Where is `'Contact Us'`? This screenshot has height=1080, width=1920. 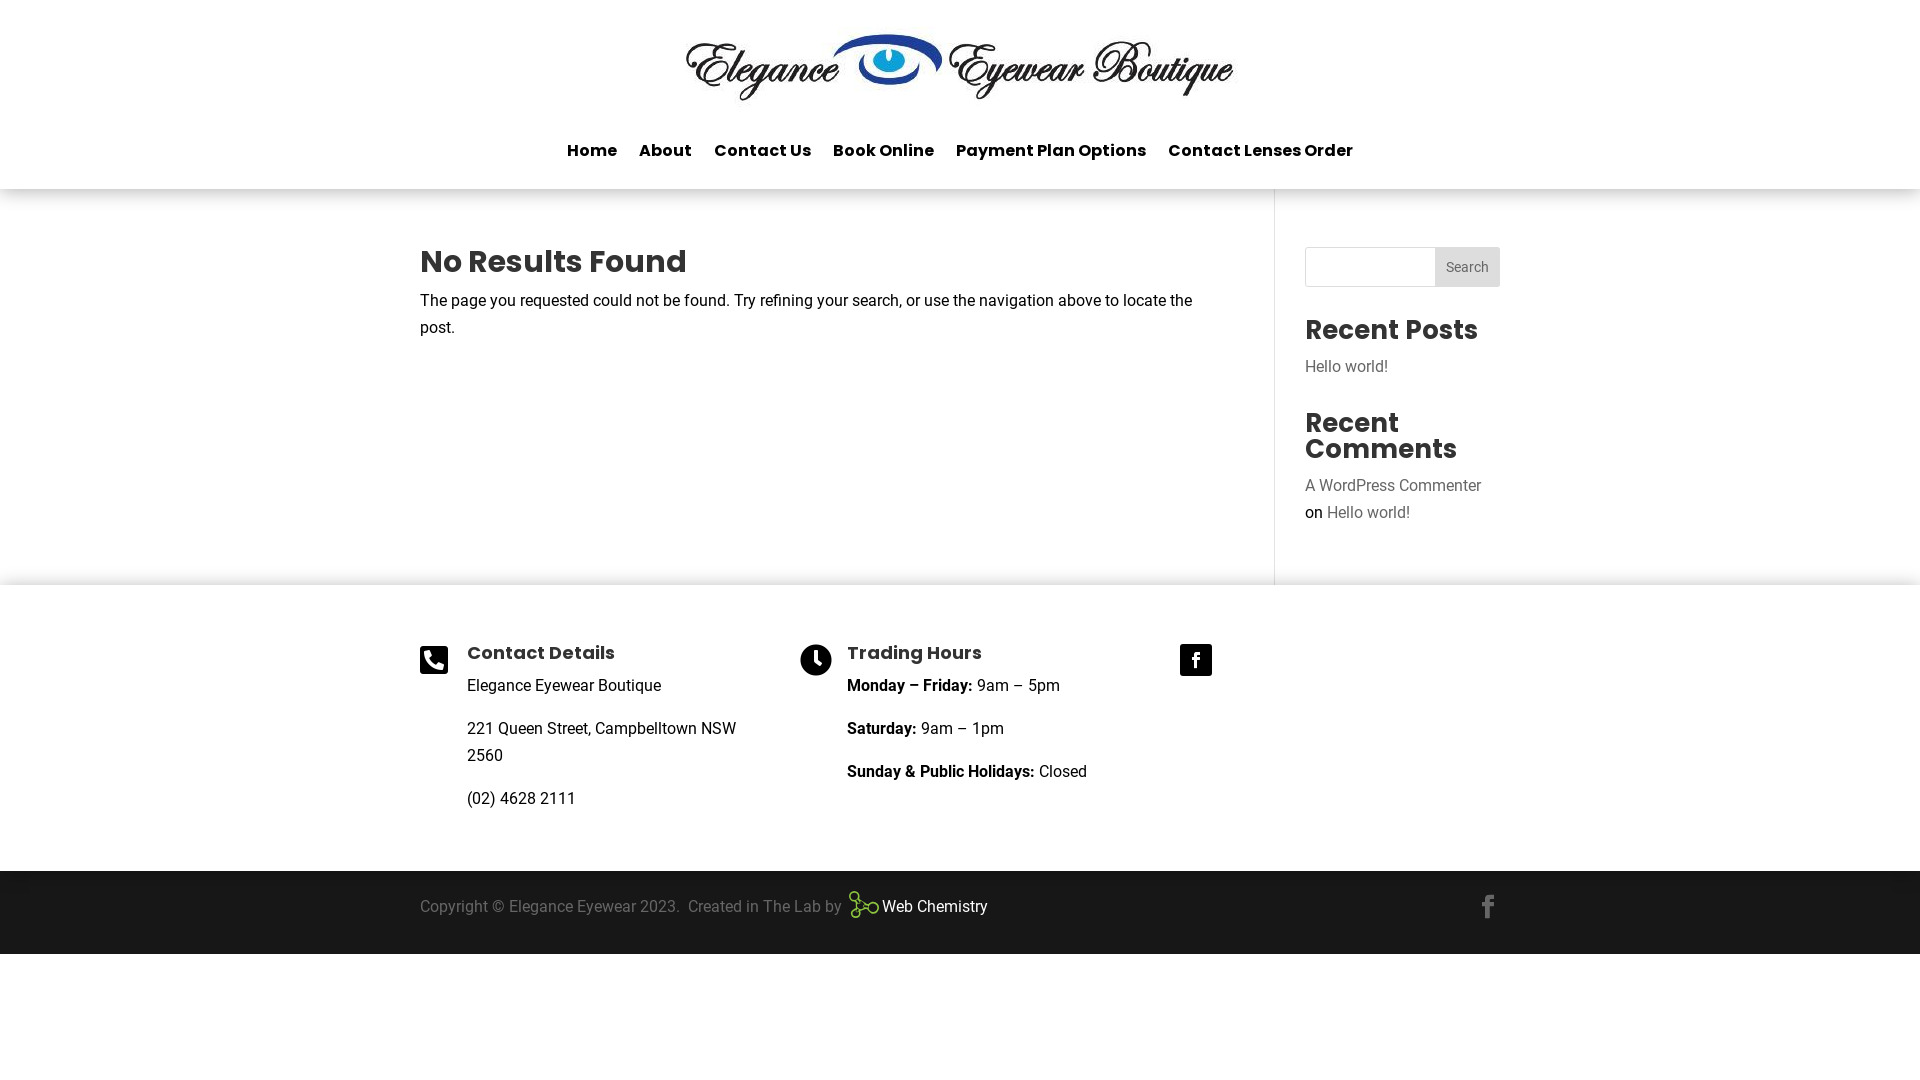 'Contact Us' is located at coordinates (761, 149).